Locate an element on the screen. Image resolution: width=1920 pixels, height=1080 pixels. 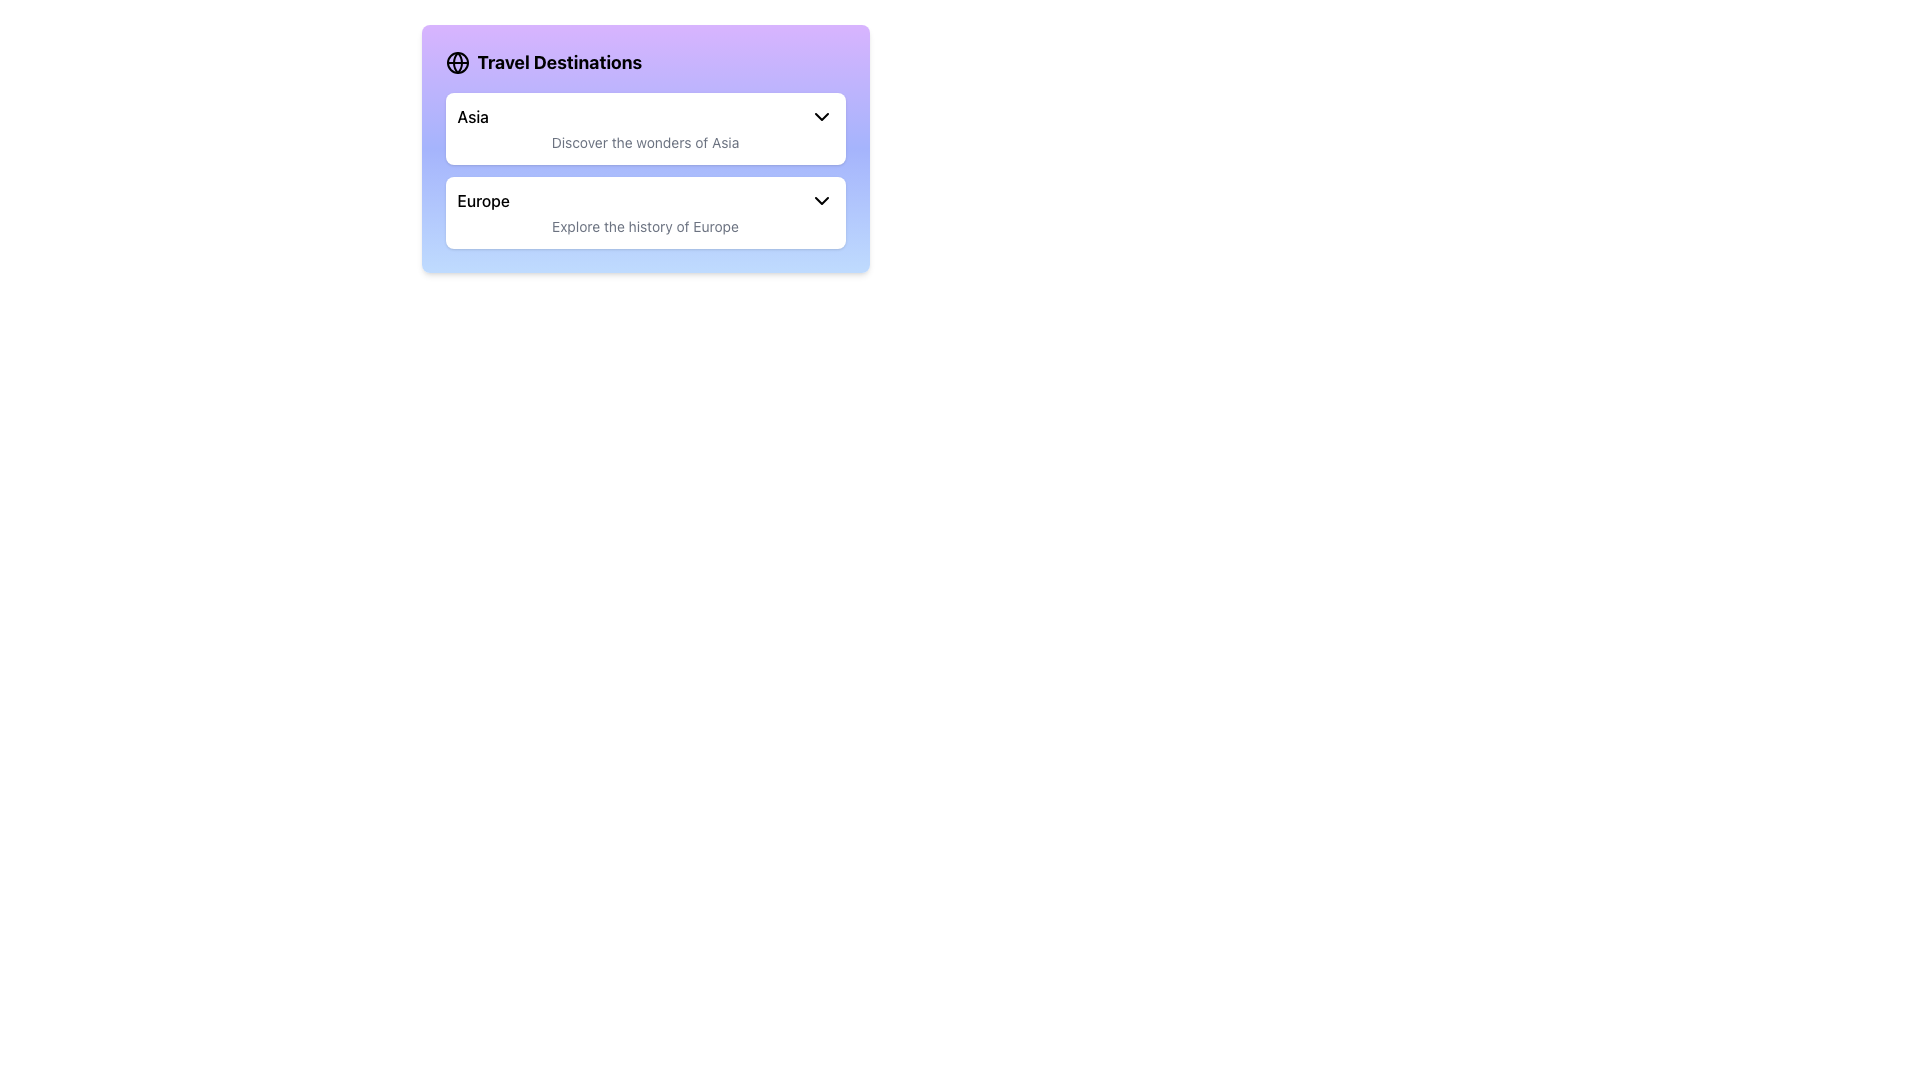
the 'Europe' dropdown button which is a white rectangular button with a light indigo hover effect, containing the title 'Europe' and a downward-pointing arrow icon is located at coordinates (645, 212).